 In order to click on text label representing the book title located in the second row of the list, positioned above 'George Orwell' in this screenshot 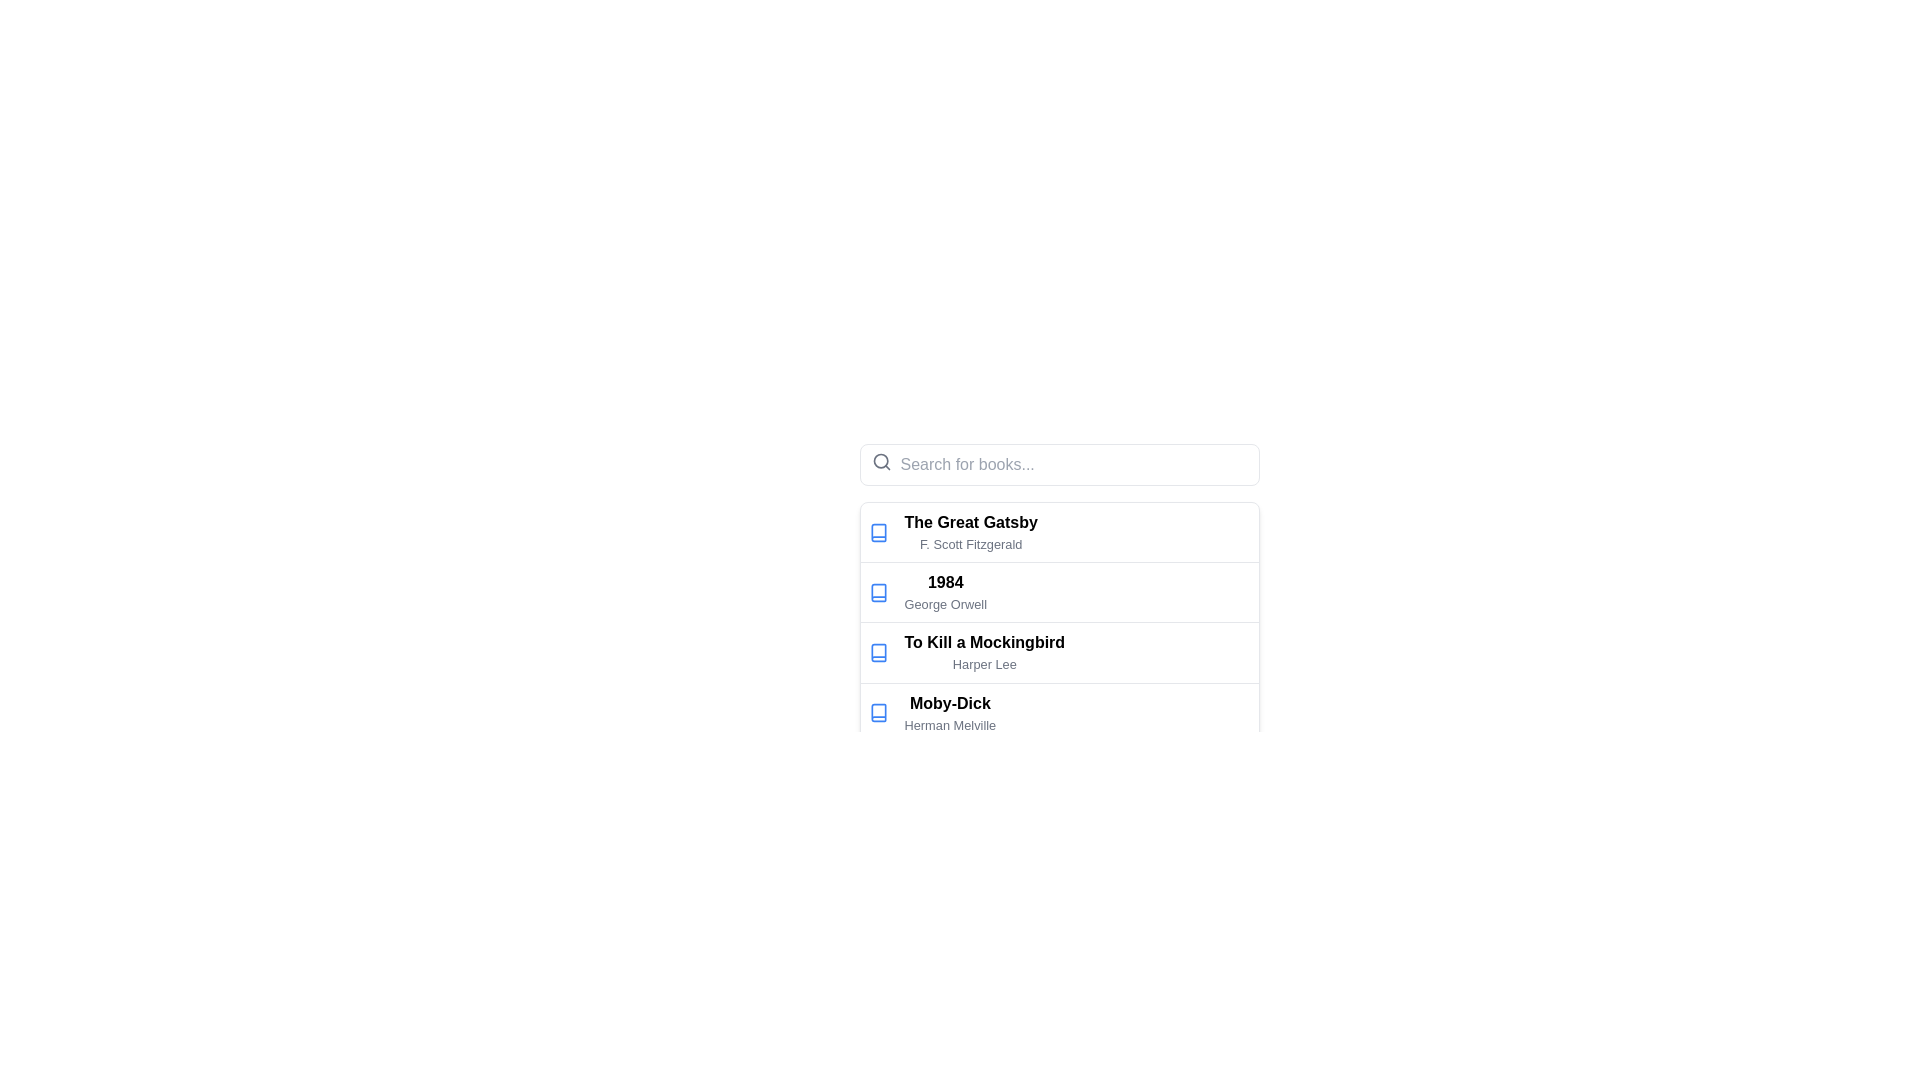, I will do `click(944, 582)`.